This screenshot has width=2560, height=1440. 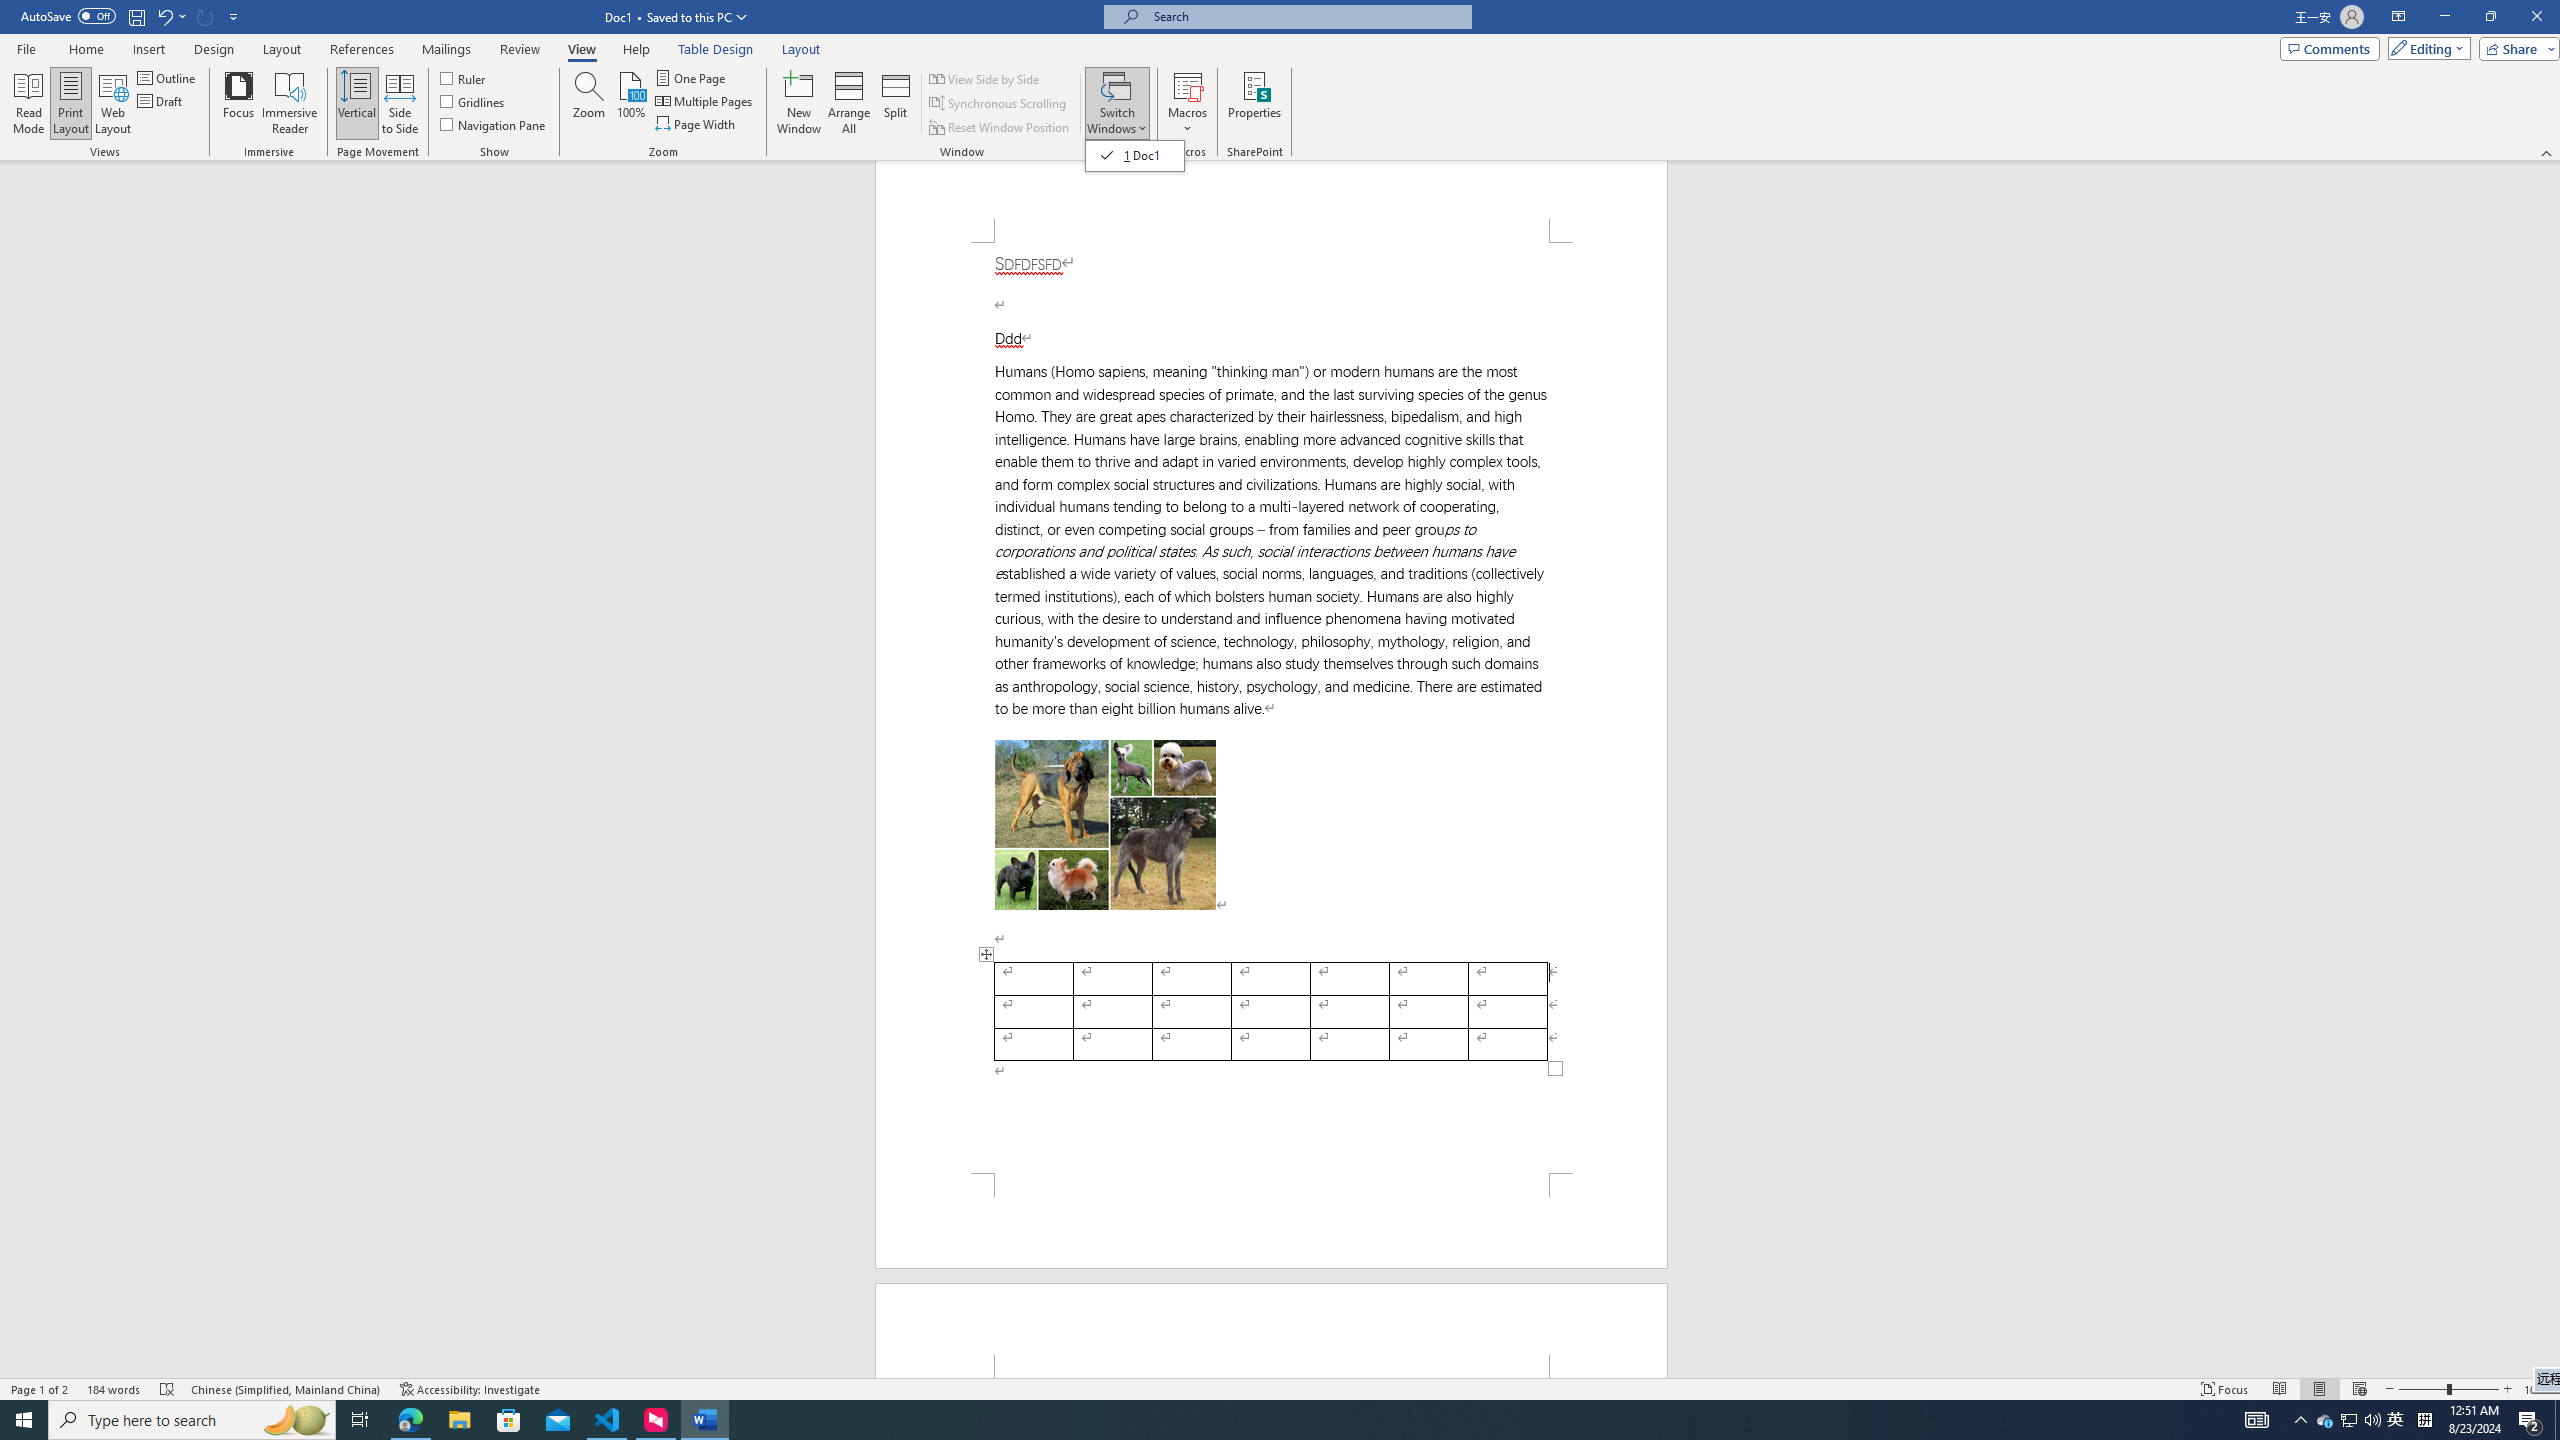 I want to click on 'Microsoft Store', so click(x=509, y=1418).